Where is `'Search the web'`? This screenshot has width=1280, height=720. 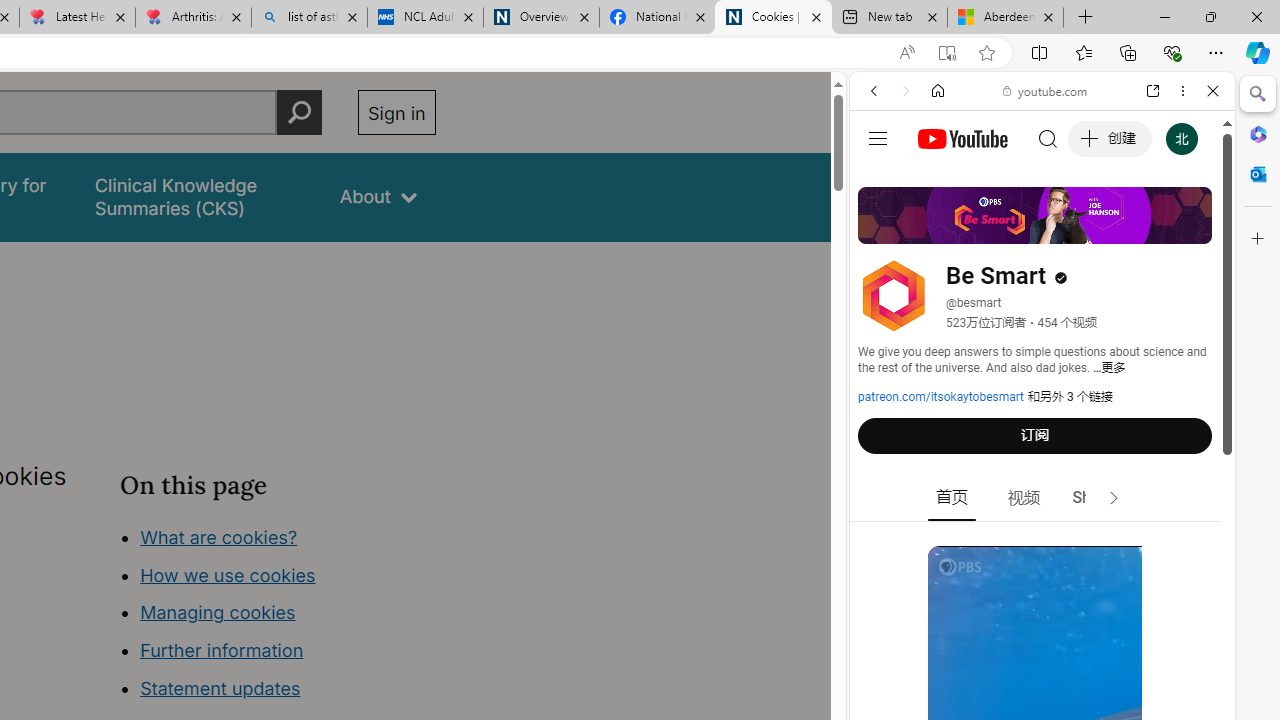 'Search the web' is located at coordinates (1051, 137).